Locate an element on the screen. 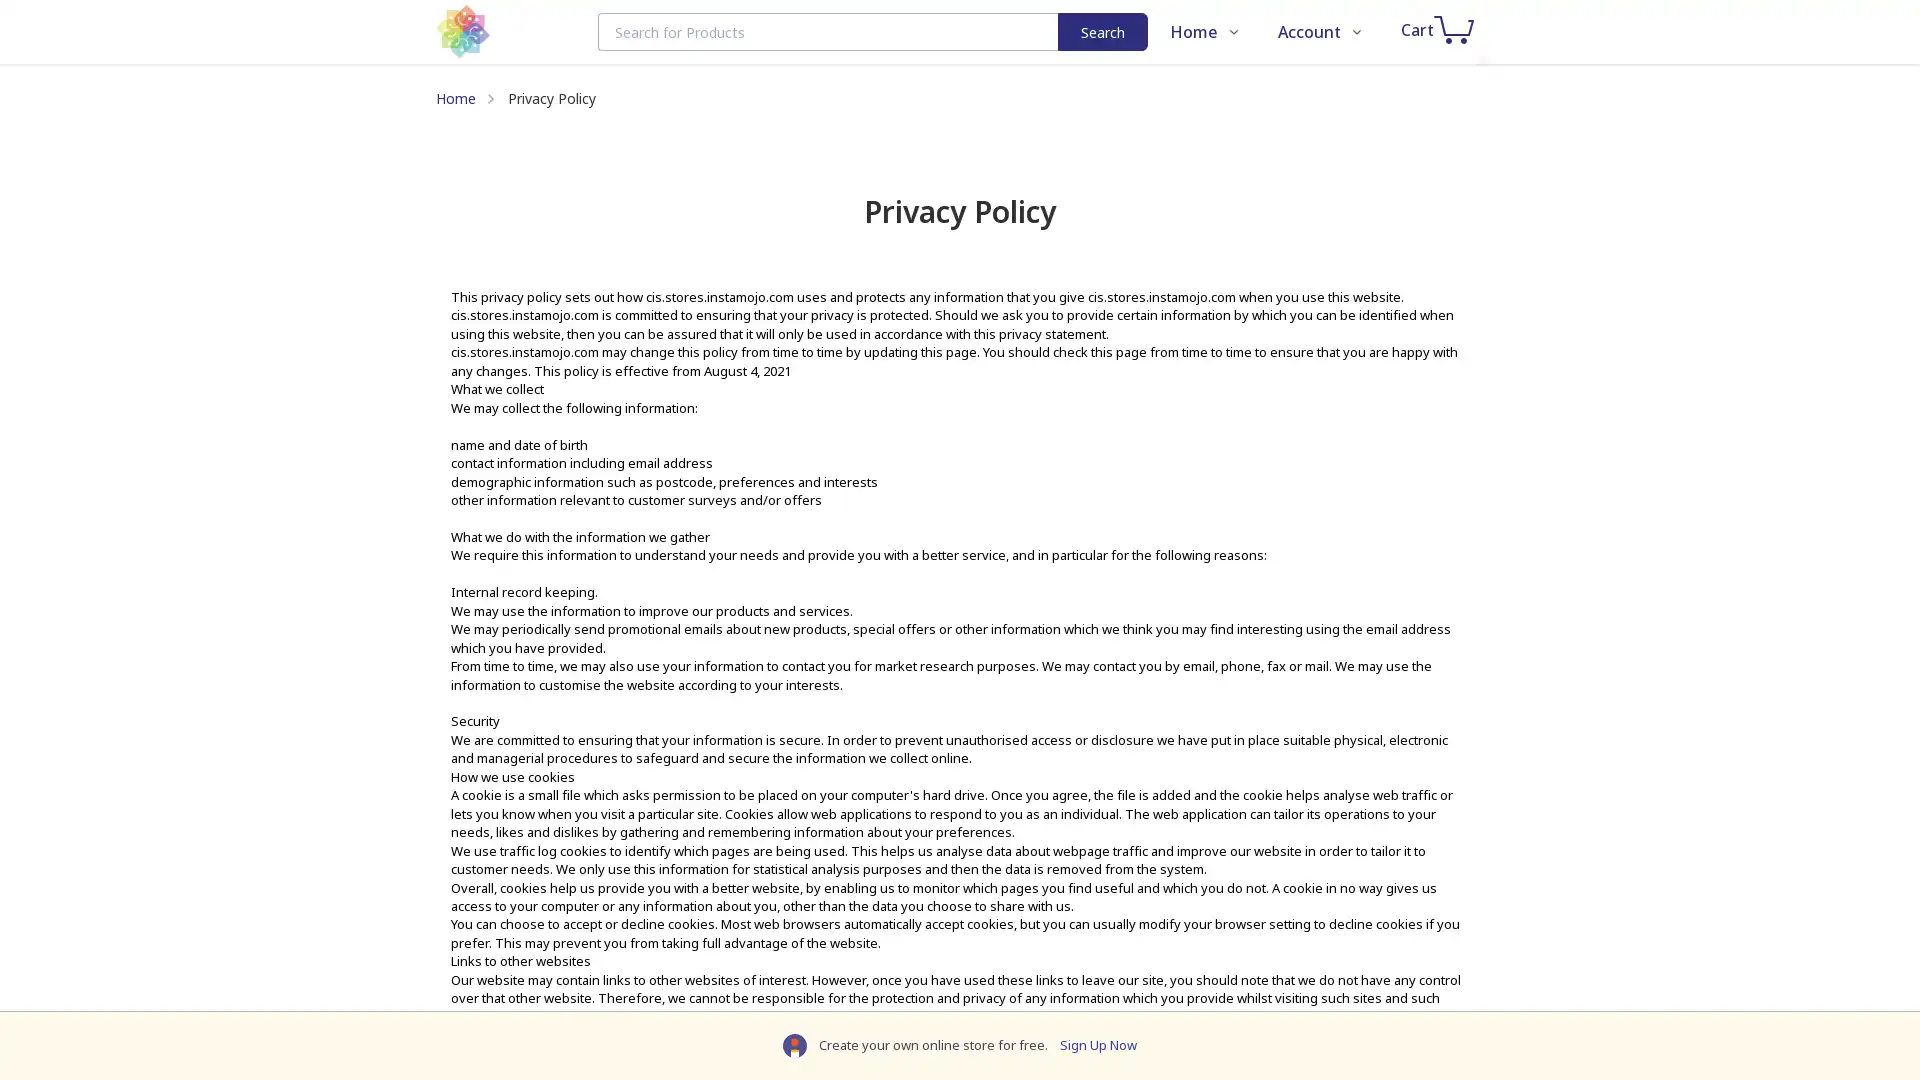 This screenshot has height=1080, width=1920. Proceed to Checkout is located at coordinates (1588, 334).